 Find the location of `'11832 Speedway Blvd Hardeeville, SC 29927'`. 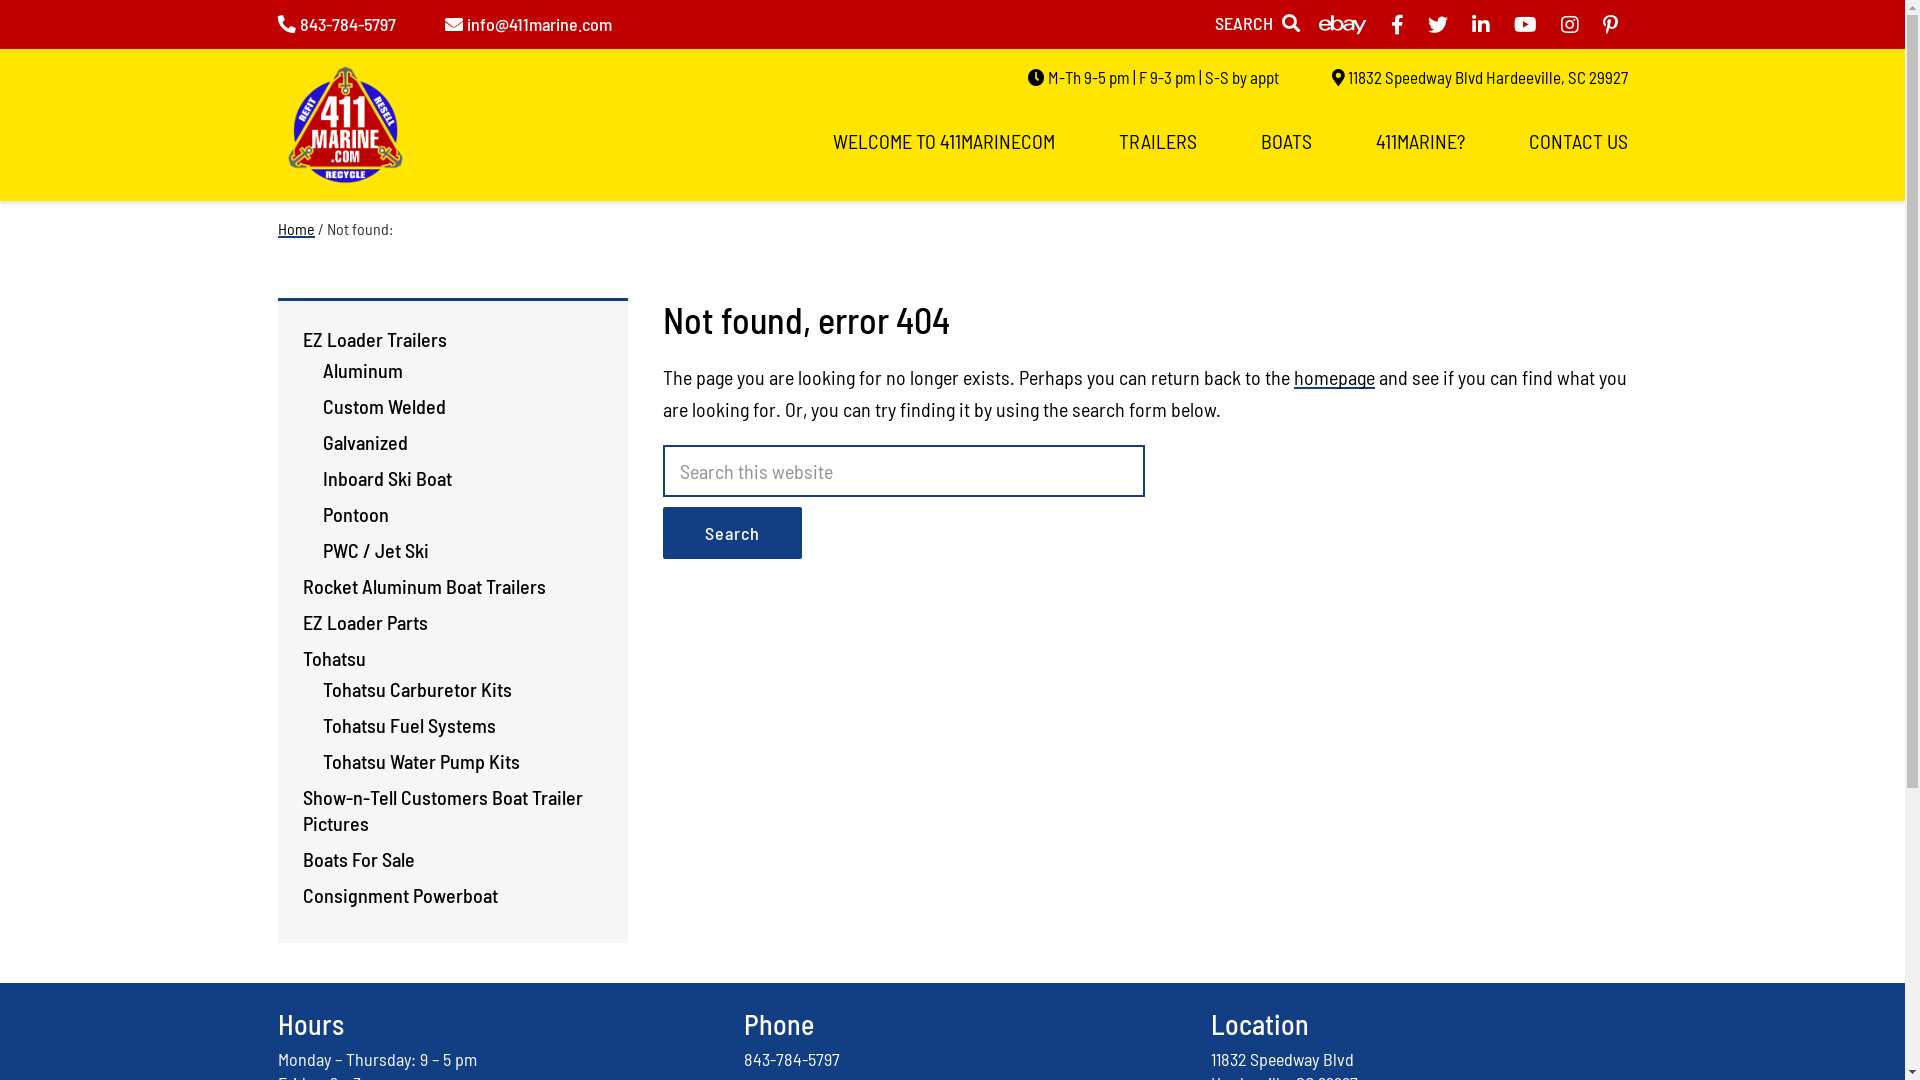

'11832 Speedway Blvd Hardeeville, SC 29927' is located at coordinates (1479, 76).